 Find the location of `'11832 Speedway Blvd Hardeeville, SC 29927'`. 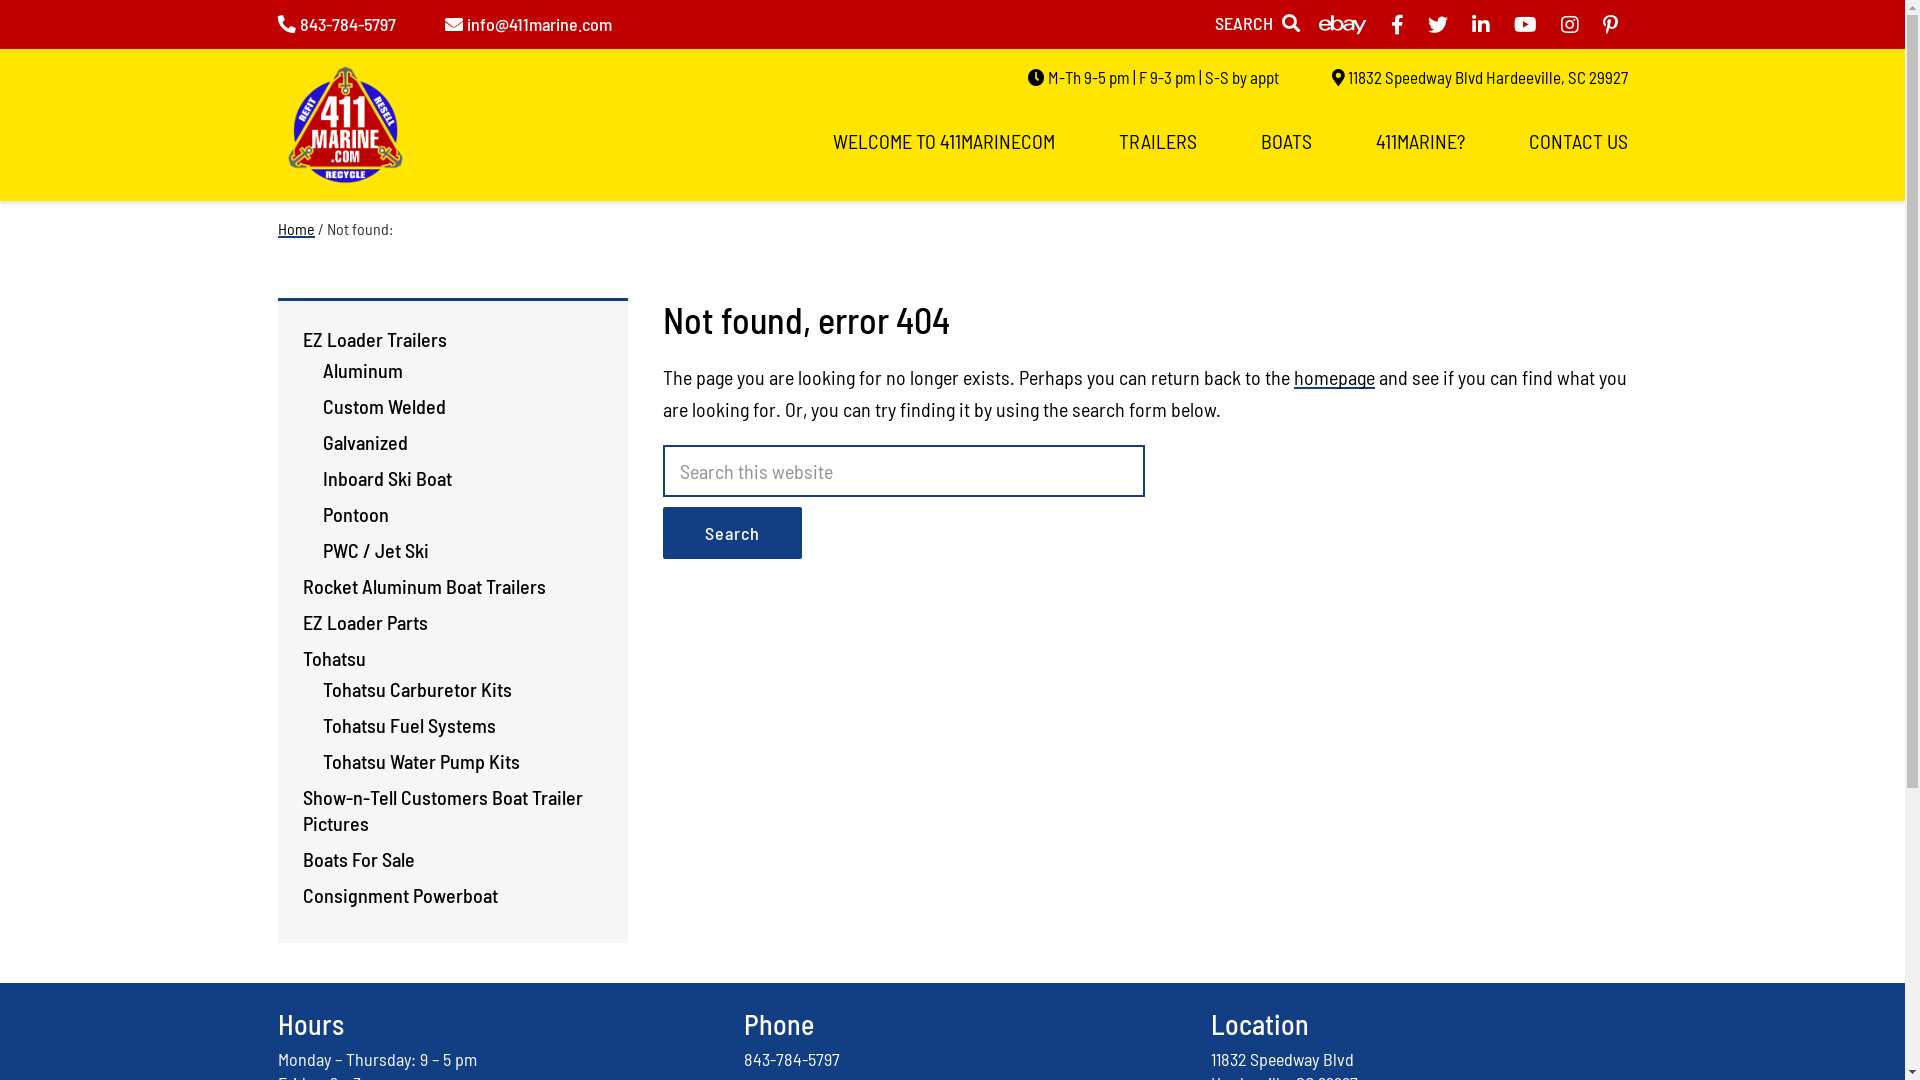

'11832 Speedway Blvd Hardeeville, SC 29927' is located at coordinates (1479, 76).